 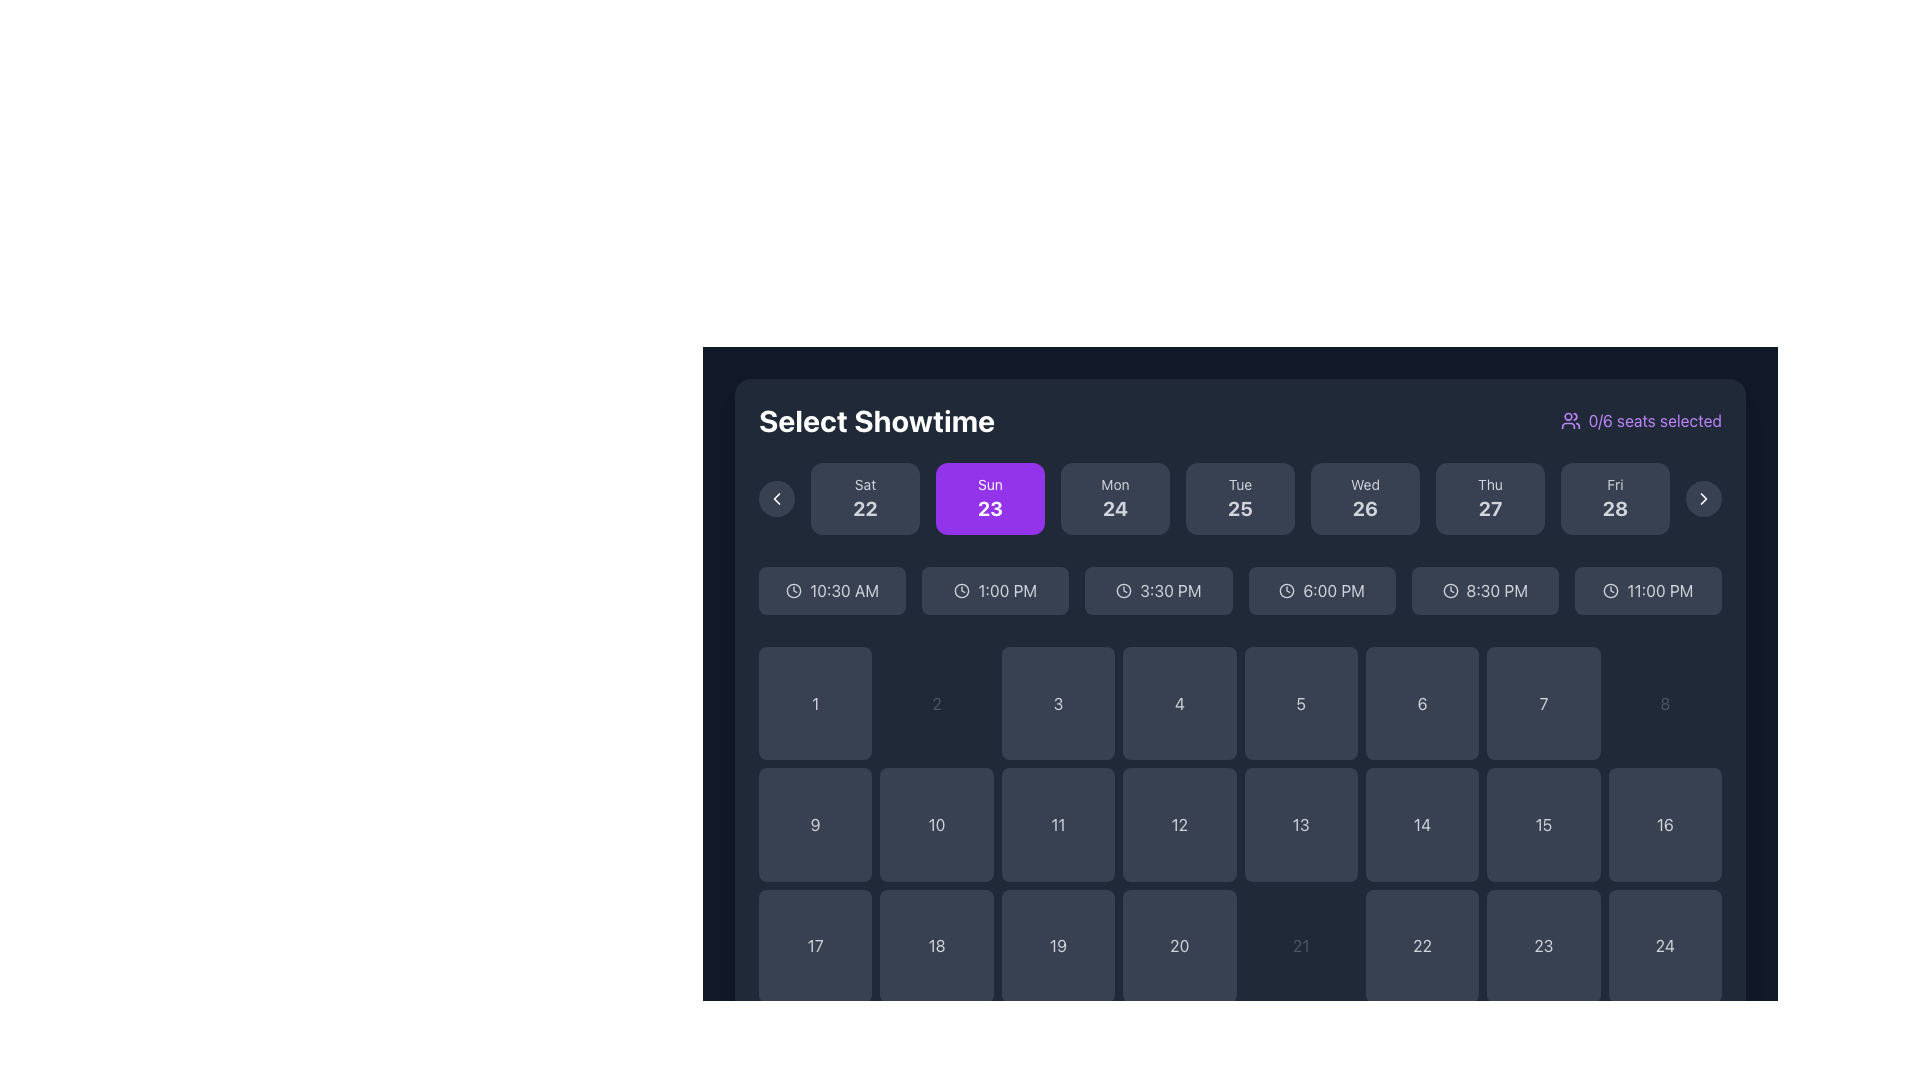 I want to click on the SVG graphic circle located in the middle of the third row of buttons under the date selection row, which is associated with the time slot '6:00 PM', so click(x=1287, y=589).